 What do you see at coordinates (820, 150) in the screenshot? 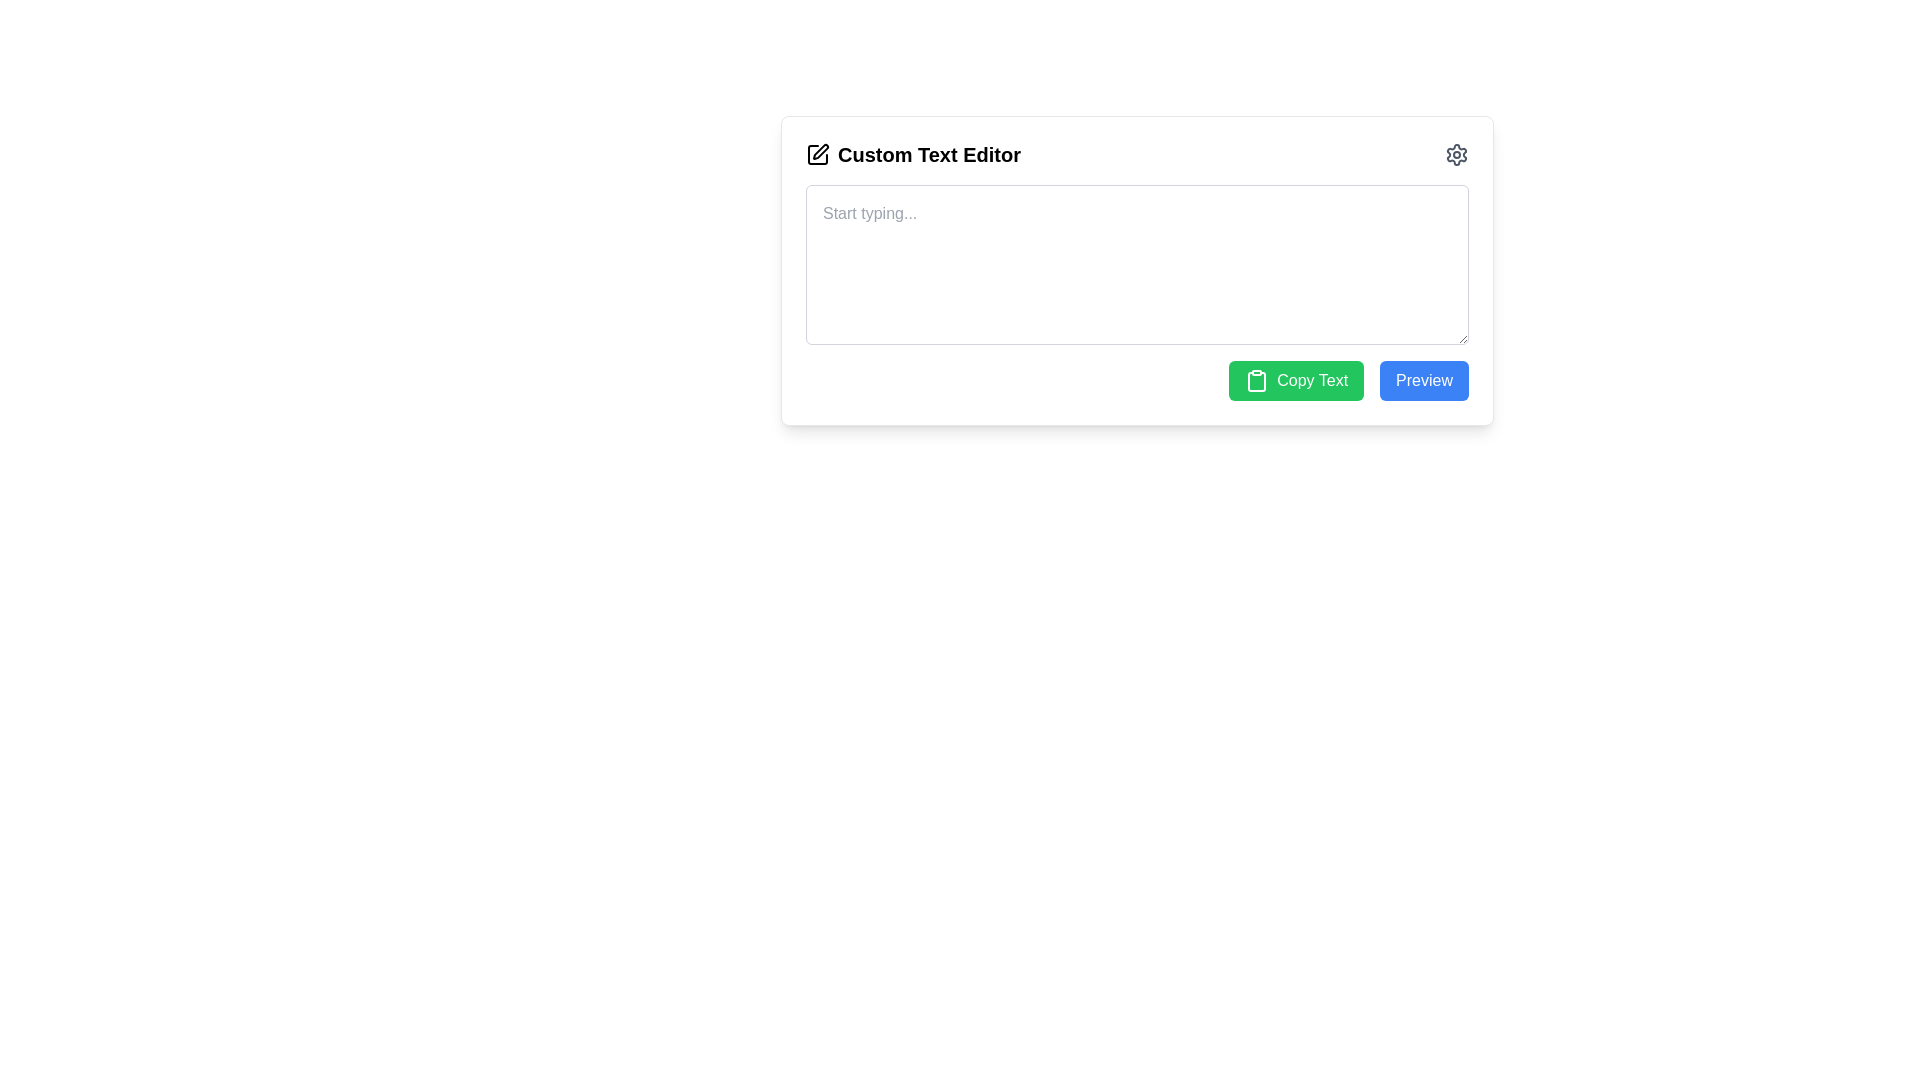
I see `the pen icon located in the top-left corner of the 'Custom Text Editor' box` at bounding box center [820, 150].